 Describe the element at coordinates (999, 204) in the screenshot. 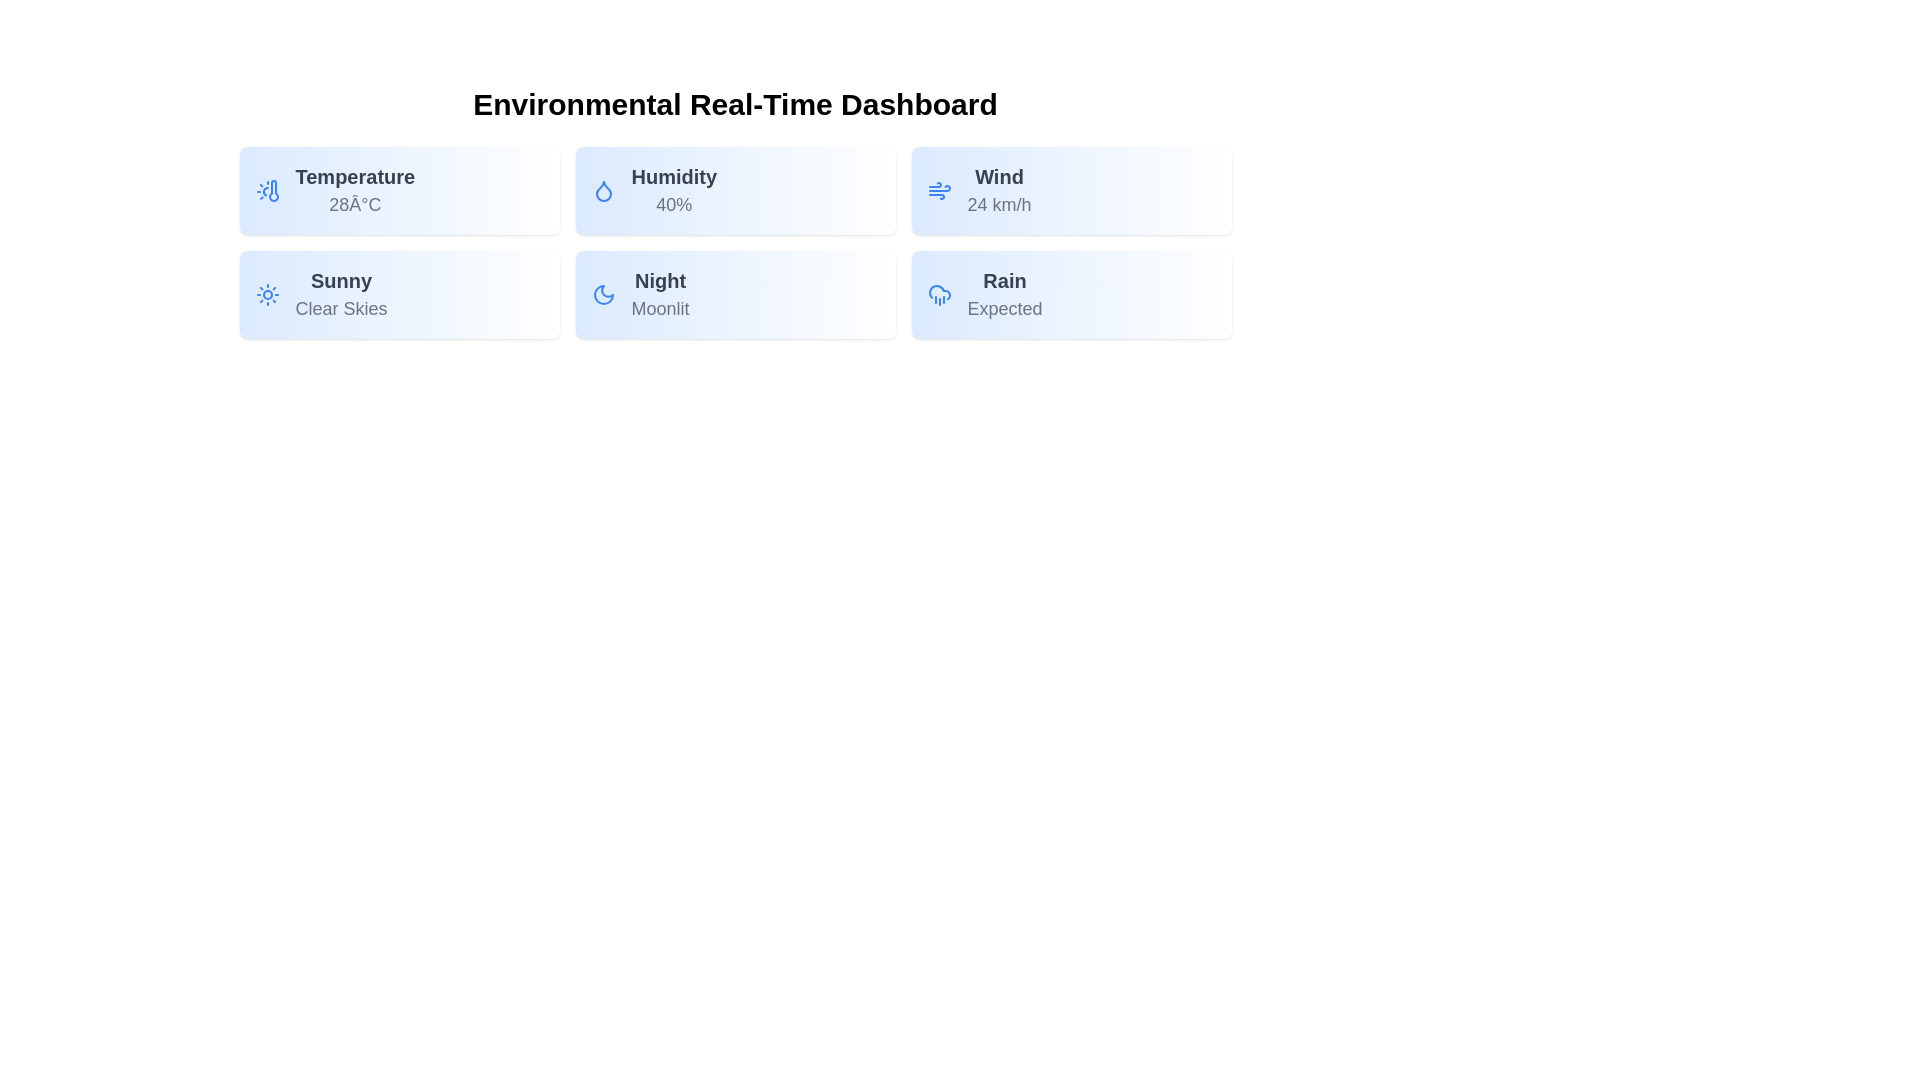

I see `the text label displaying '24 km/h', which is styled in a large gray font and positioned below the 'Wind' label in the top-right corner of the interface` at that location.